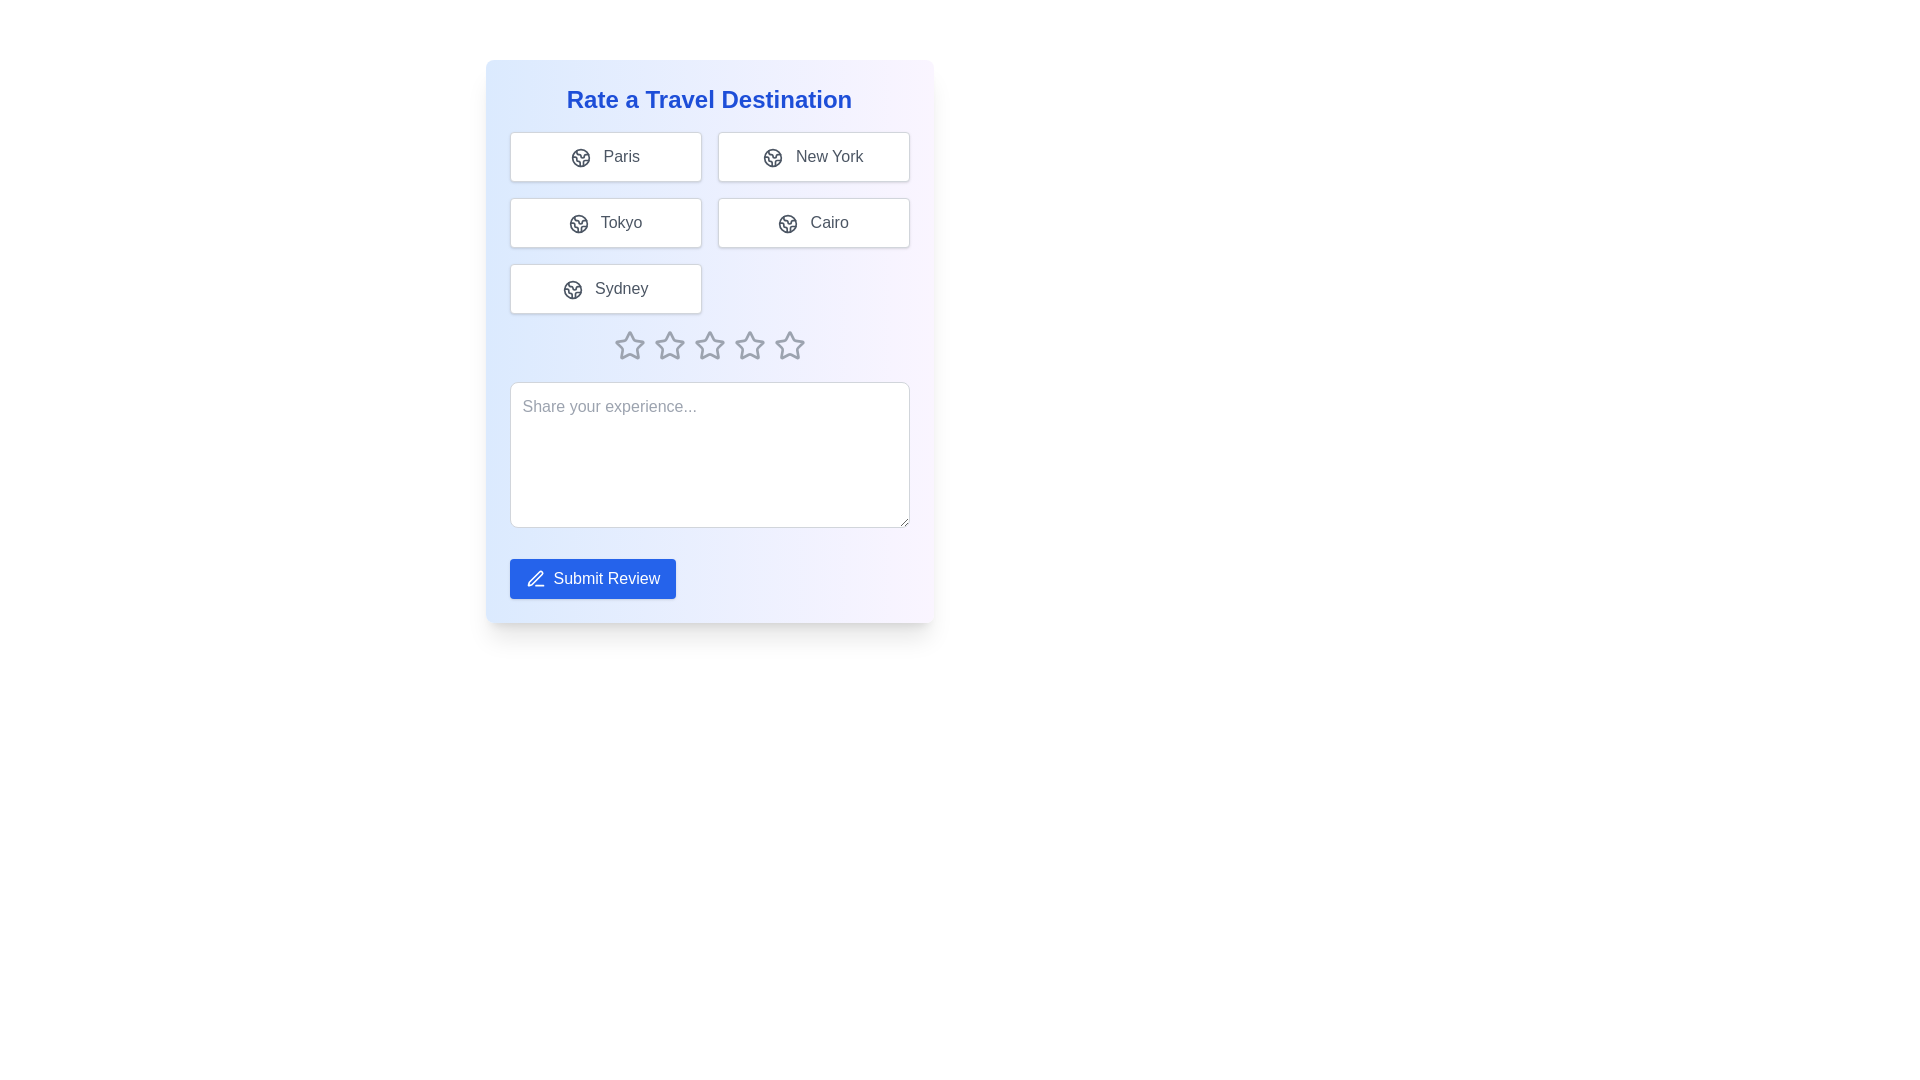  Describe the element at coordinates (604, 223) in the screenshot. I see `the button labeled 'Tokyo' located in the grid under 'Rate a Travel Destination'` at that location.